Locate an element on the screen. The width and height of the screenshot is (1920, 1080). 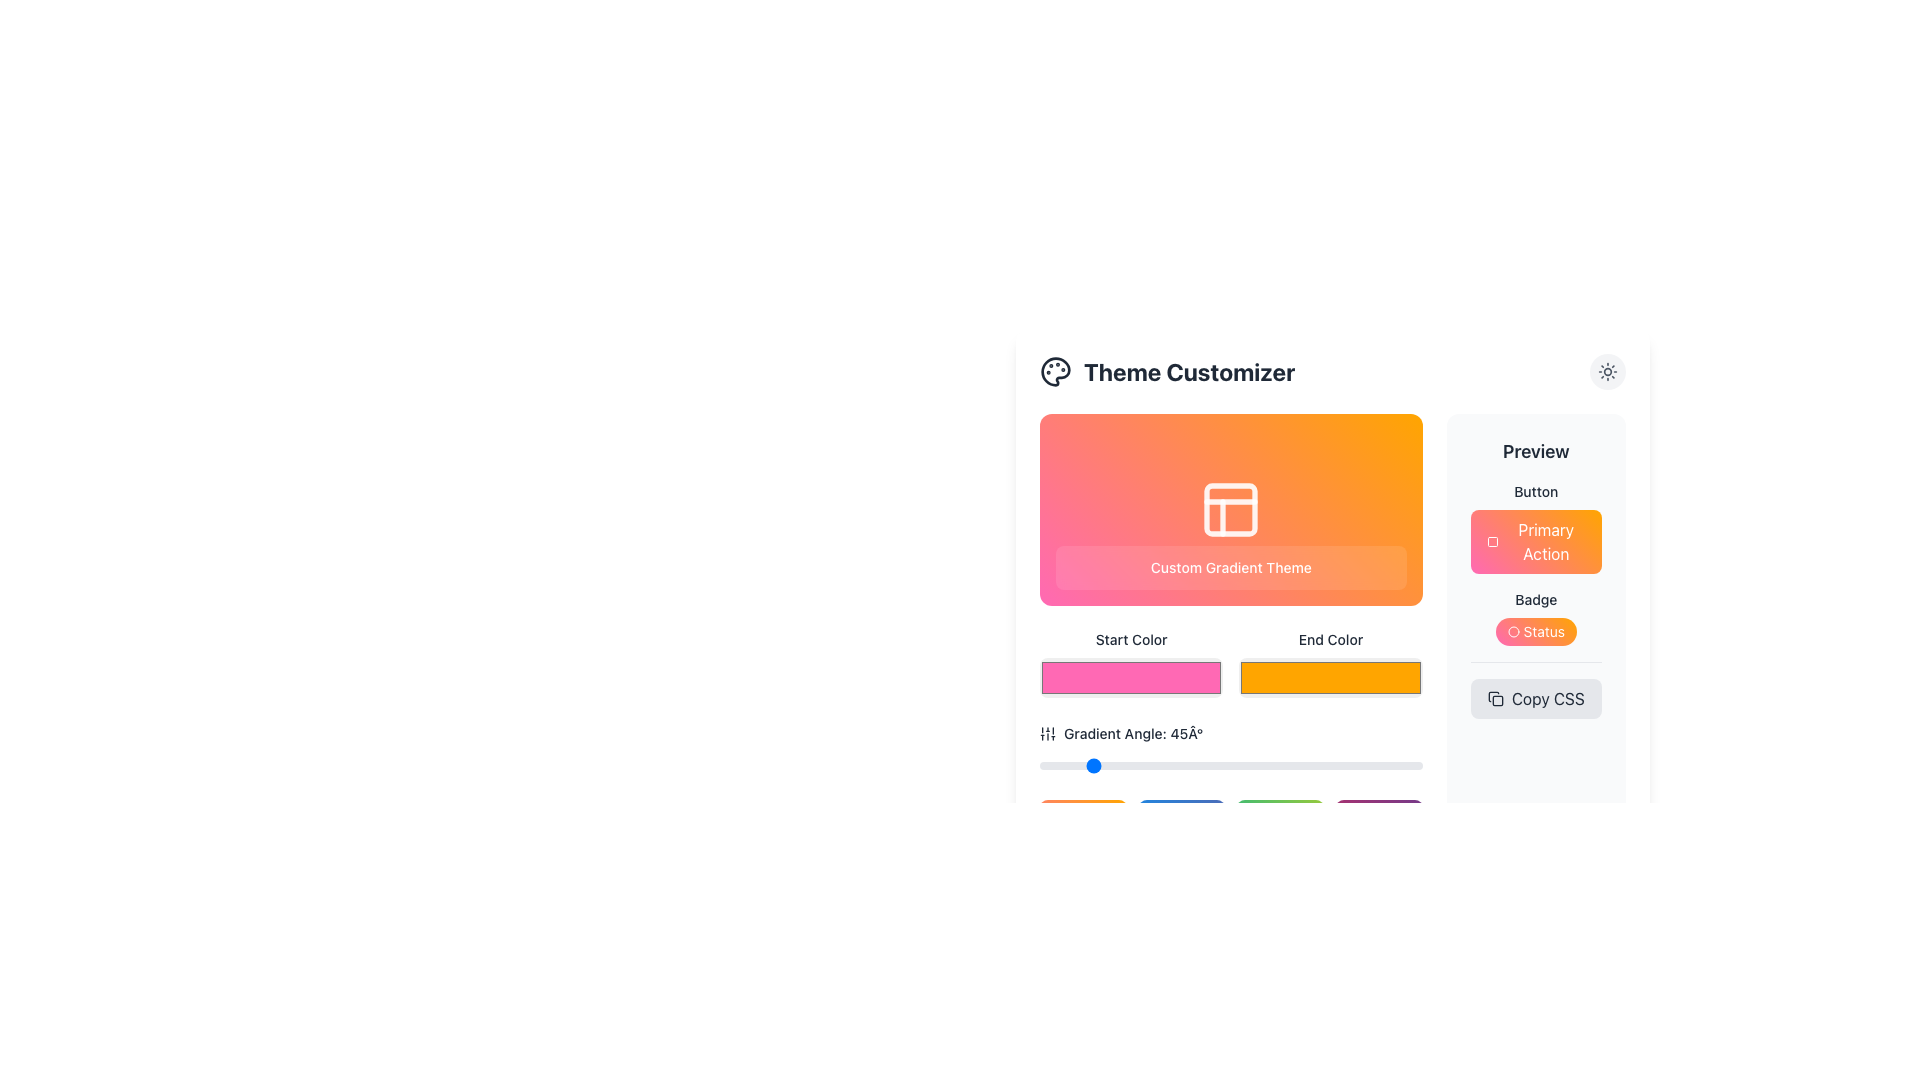
the 'Primary Action' button, which is the first interactive button in the 'Preview' section under the 'Button' heading is located at coordinates (1535, 527).